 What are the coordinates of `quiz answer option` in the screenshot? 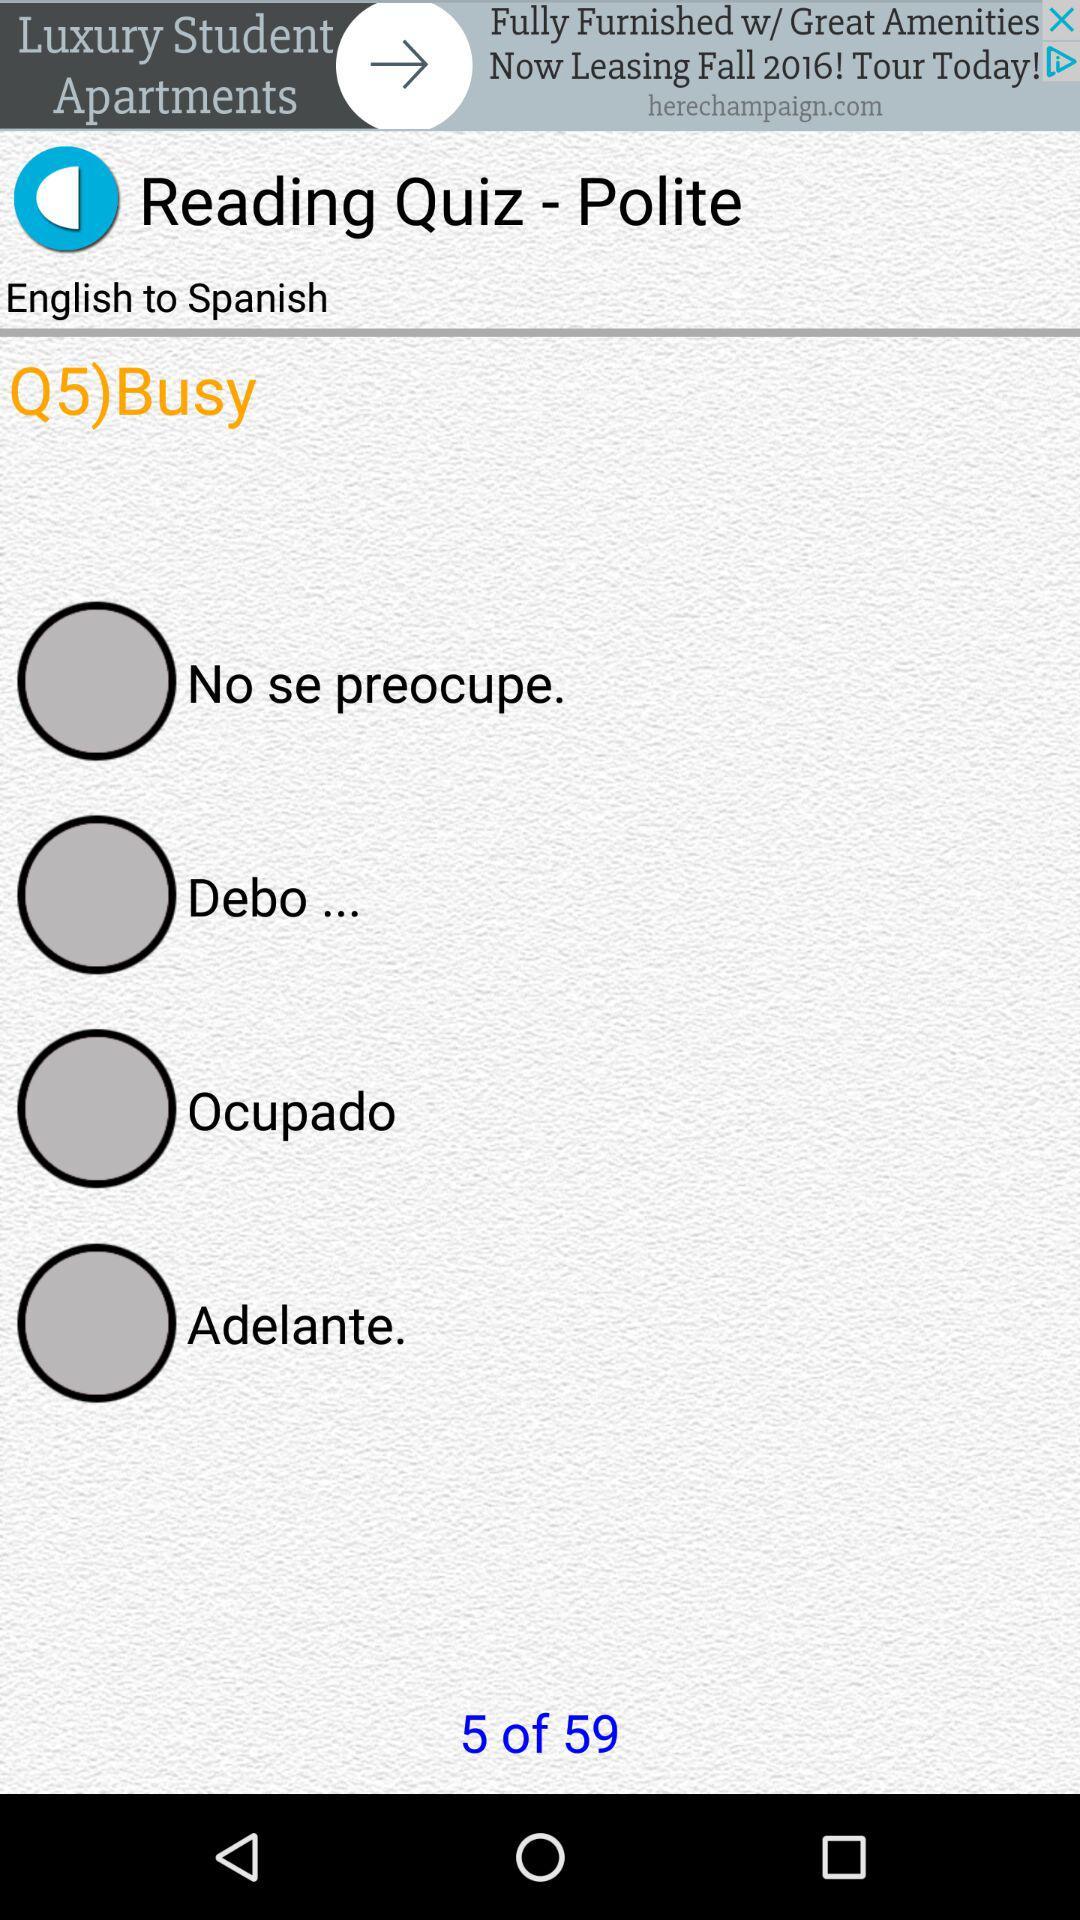 It's located at (97, 1323).